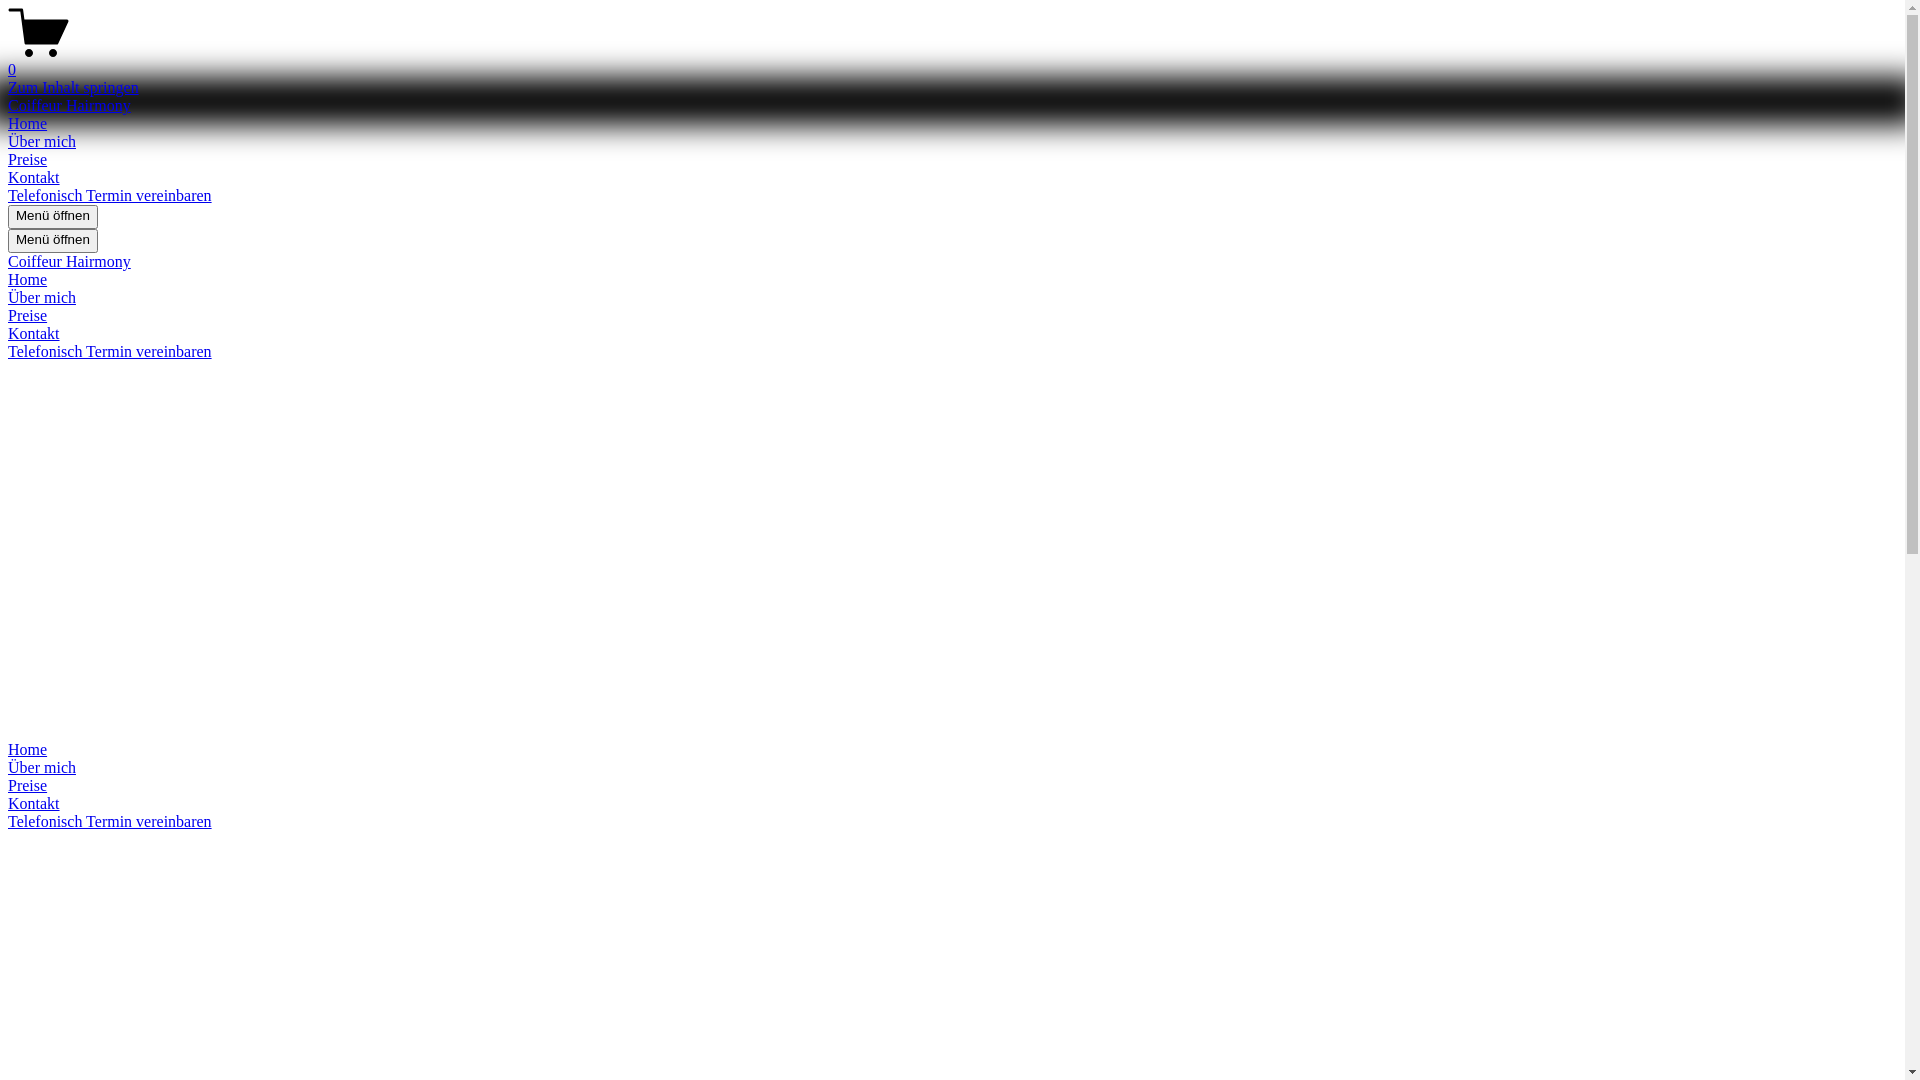 Image resolution: width=1920 pixels, height=1080 pixels. I want to click on 'Zum Inhalt springen', so click(73, 86).